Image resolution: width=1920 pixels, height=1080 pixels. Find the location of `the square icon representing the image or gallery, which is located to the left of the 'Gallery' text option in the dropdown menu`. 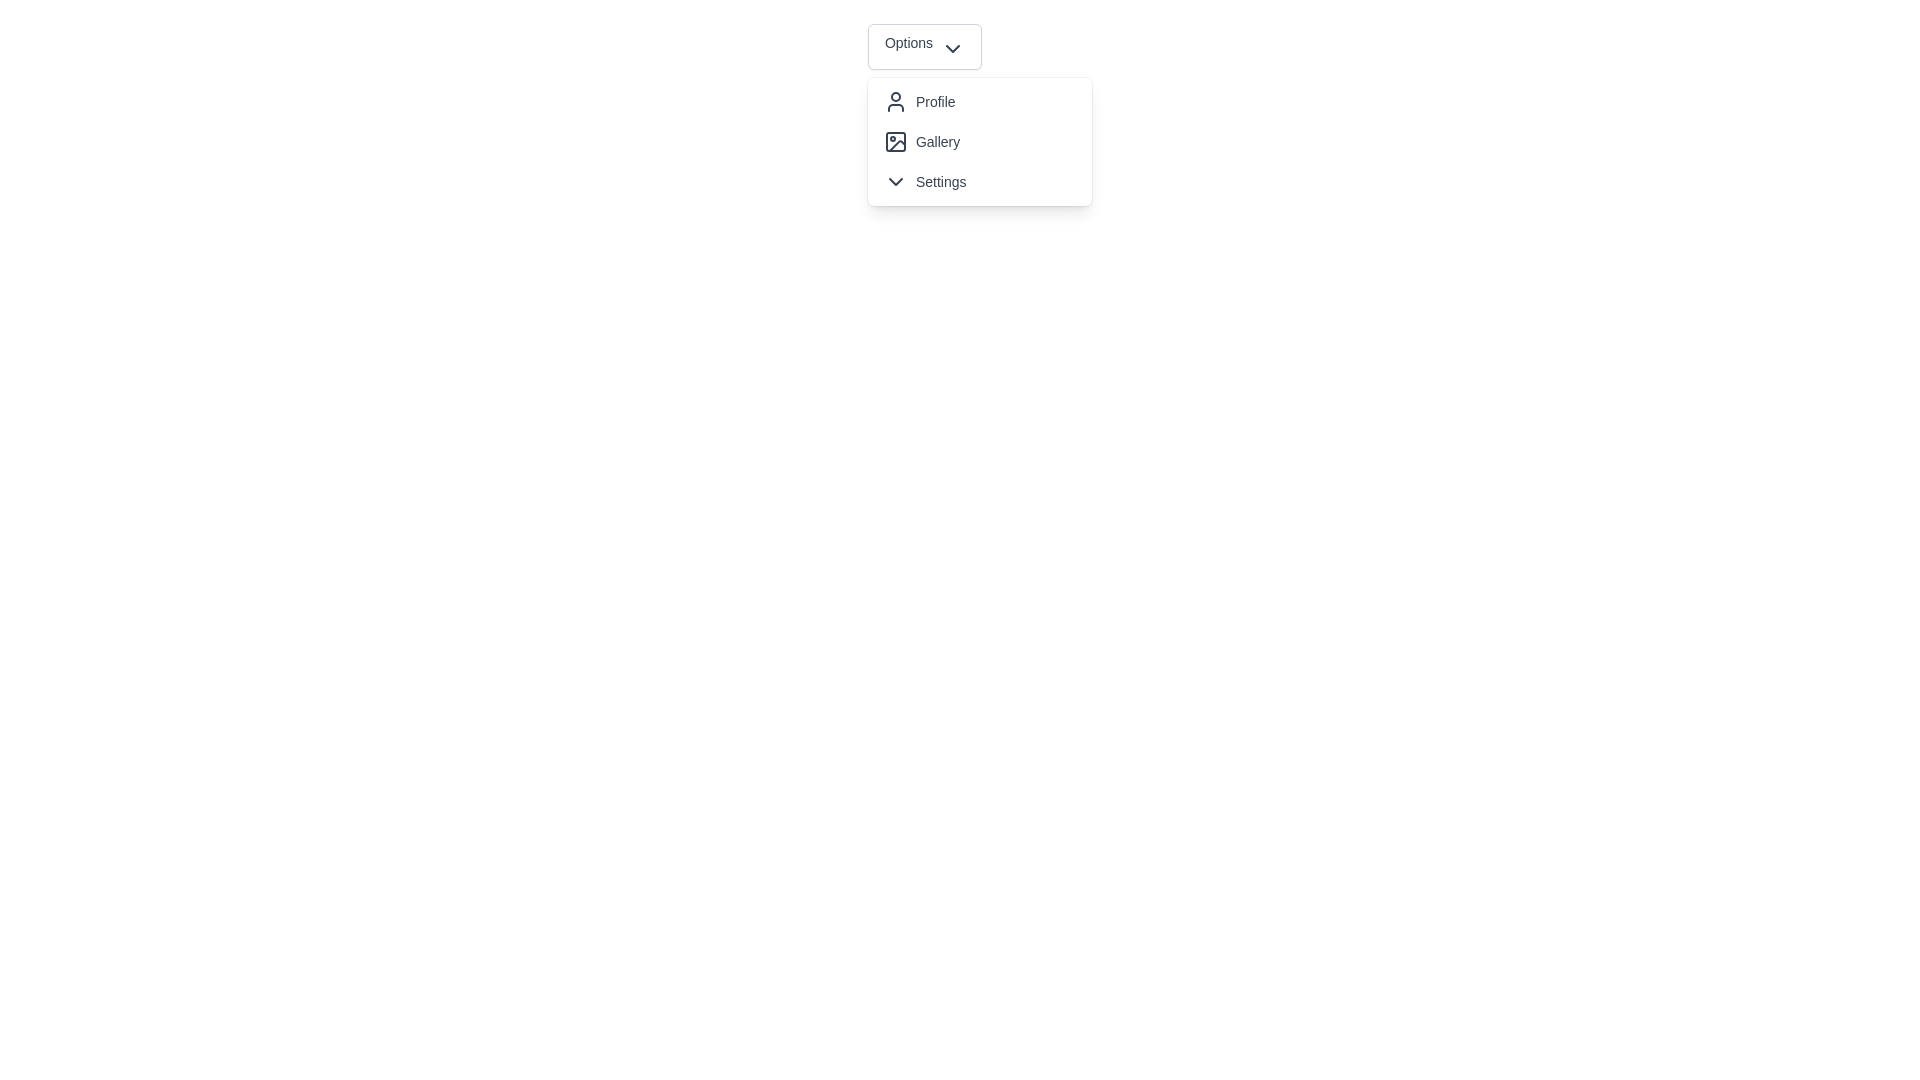

the square icon representing the image or gallery, which is located to the left of the 'Gallery' text option in the dropdown menu is located at coordinates (894, 141).